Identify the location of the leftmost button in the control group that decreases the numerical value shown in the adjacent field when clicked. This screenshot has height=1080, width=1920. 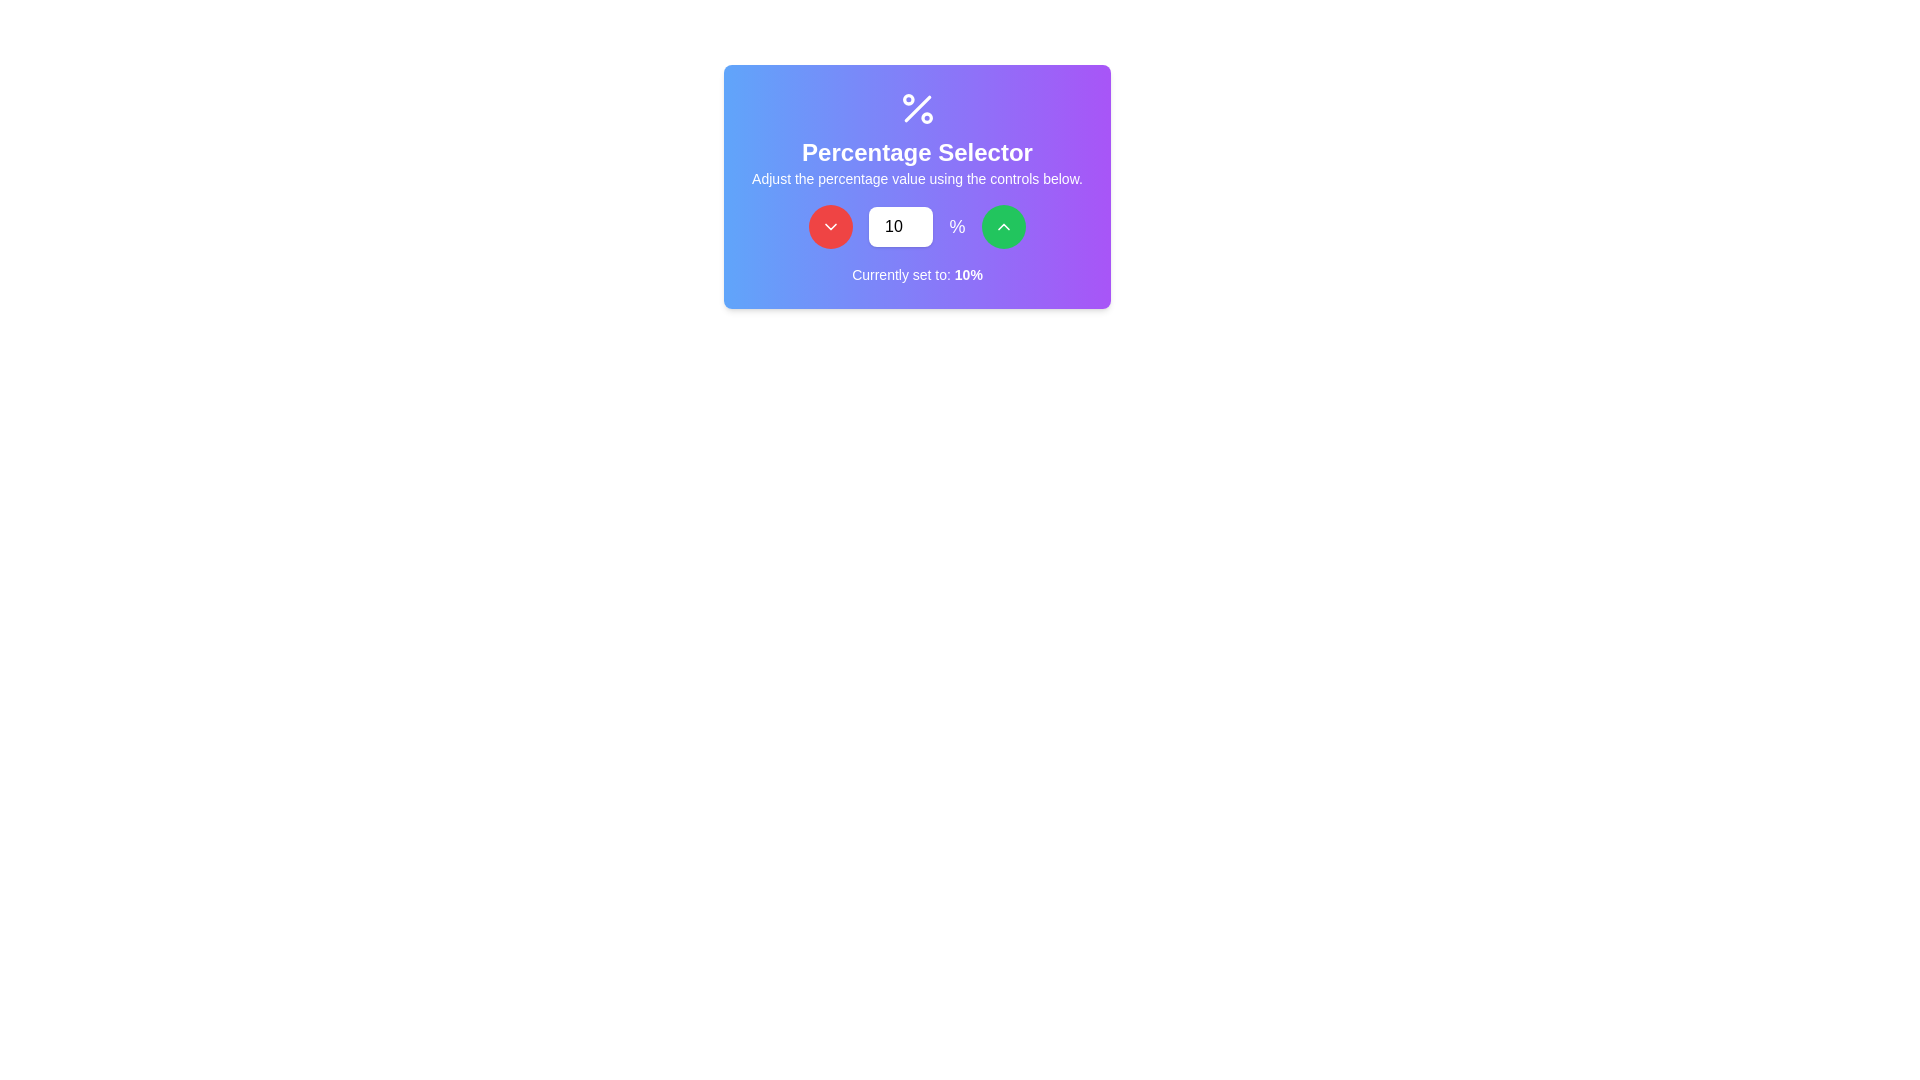
(831, 226).